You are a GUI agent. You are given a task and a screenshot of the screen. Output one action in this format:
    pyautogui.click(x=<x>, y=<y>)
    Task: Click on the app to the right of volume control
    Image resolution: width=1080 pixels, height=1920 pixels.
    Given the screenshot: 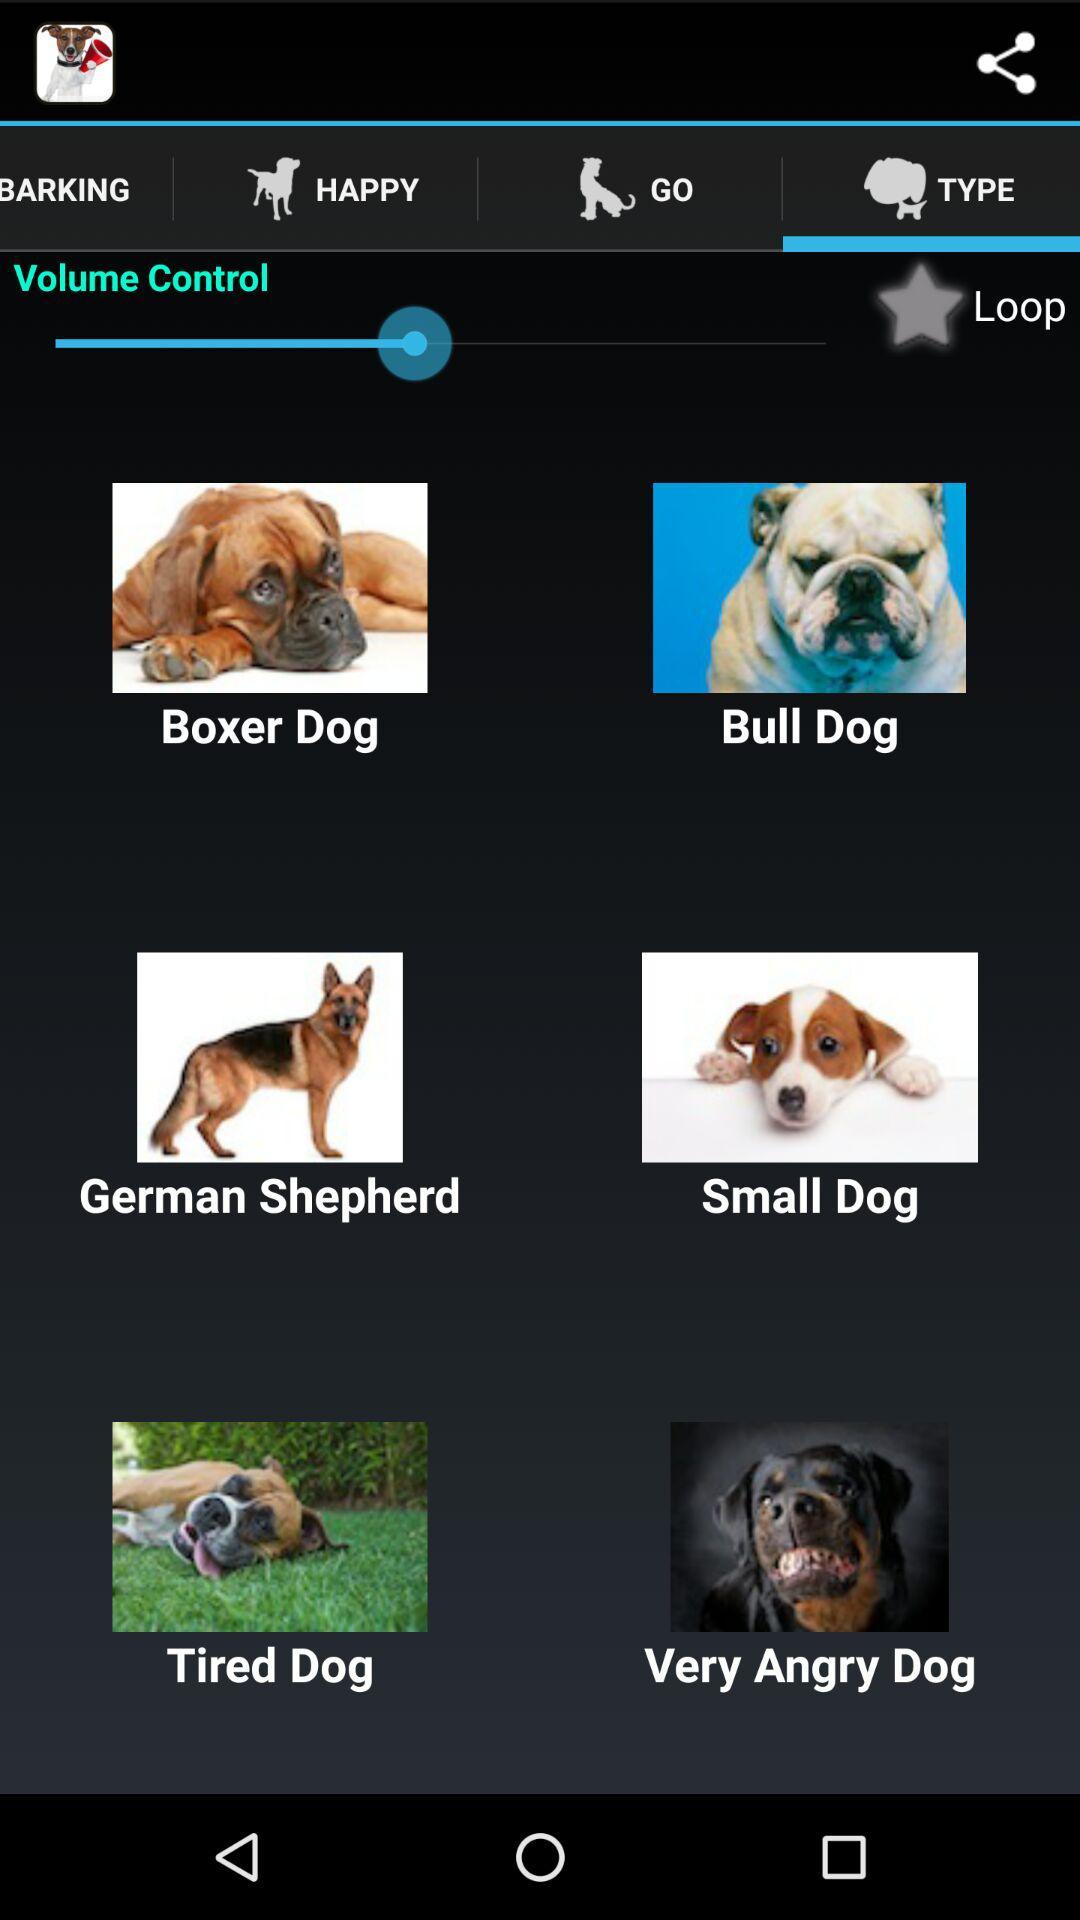 What is the action you would take?
    pyautogui.click(x=966, y=303)
    